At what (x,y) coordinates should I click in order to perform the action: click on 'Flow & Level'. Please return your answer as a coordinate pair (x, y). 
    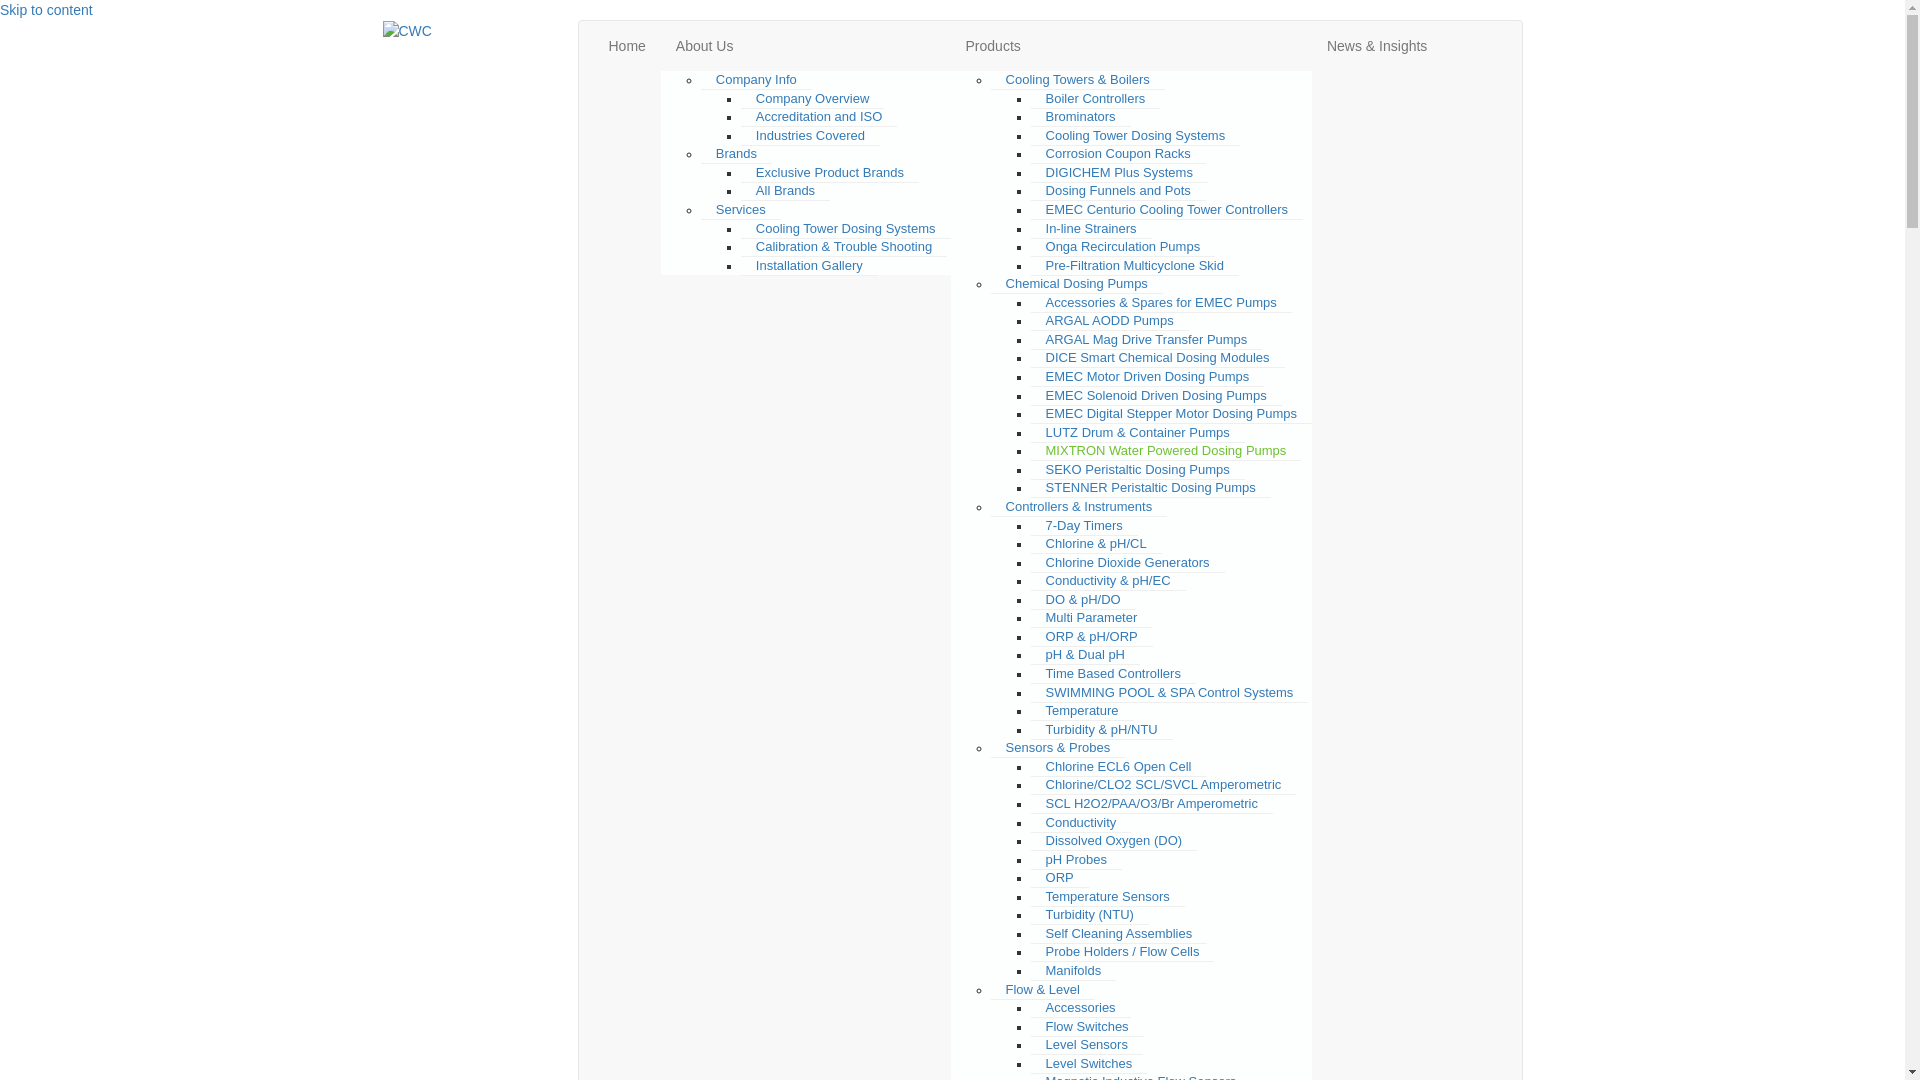
    Looking at the image, I should click on (1041, 990).